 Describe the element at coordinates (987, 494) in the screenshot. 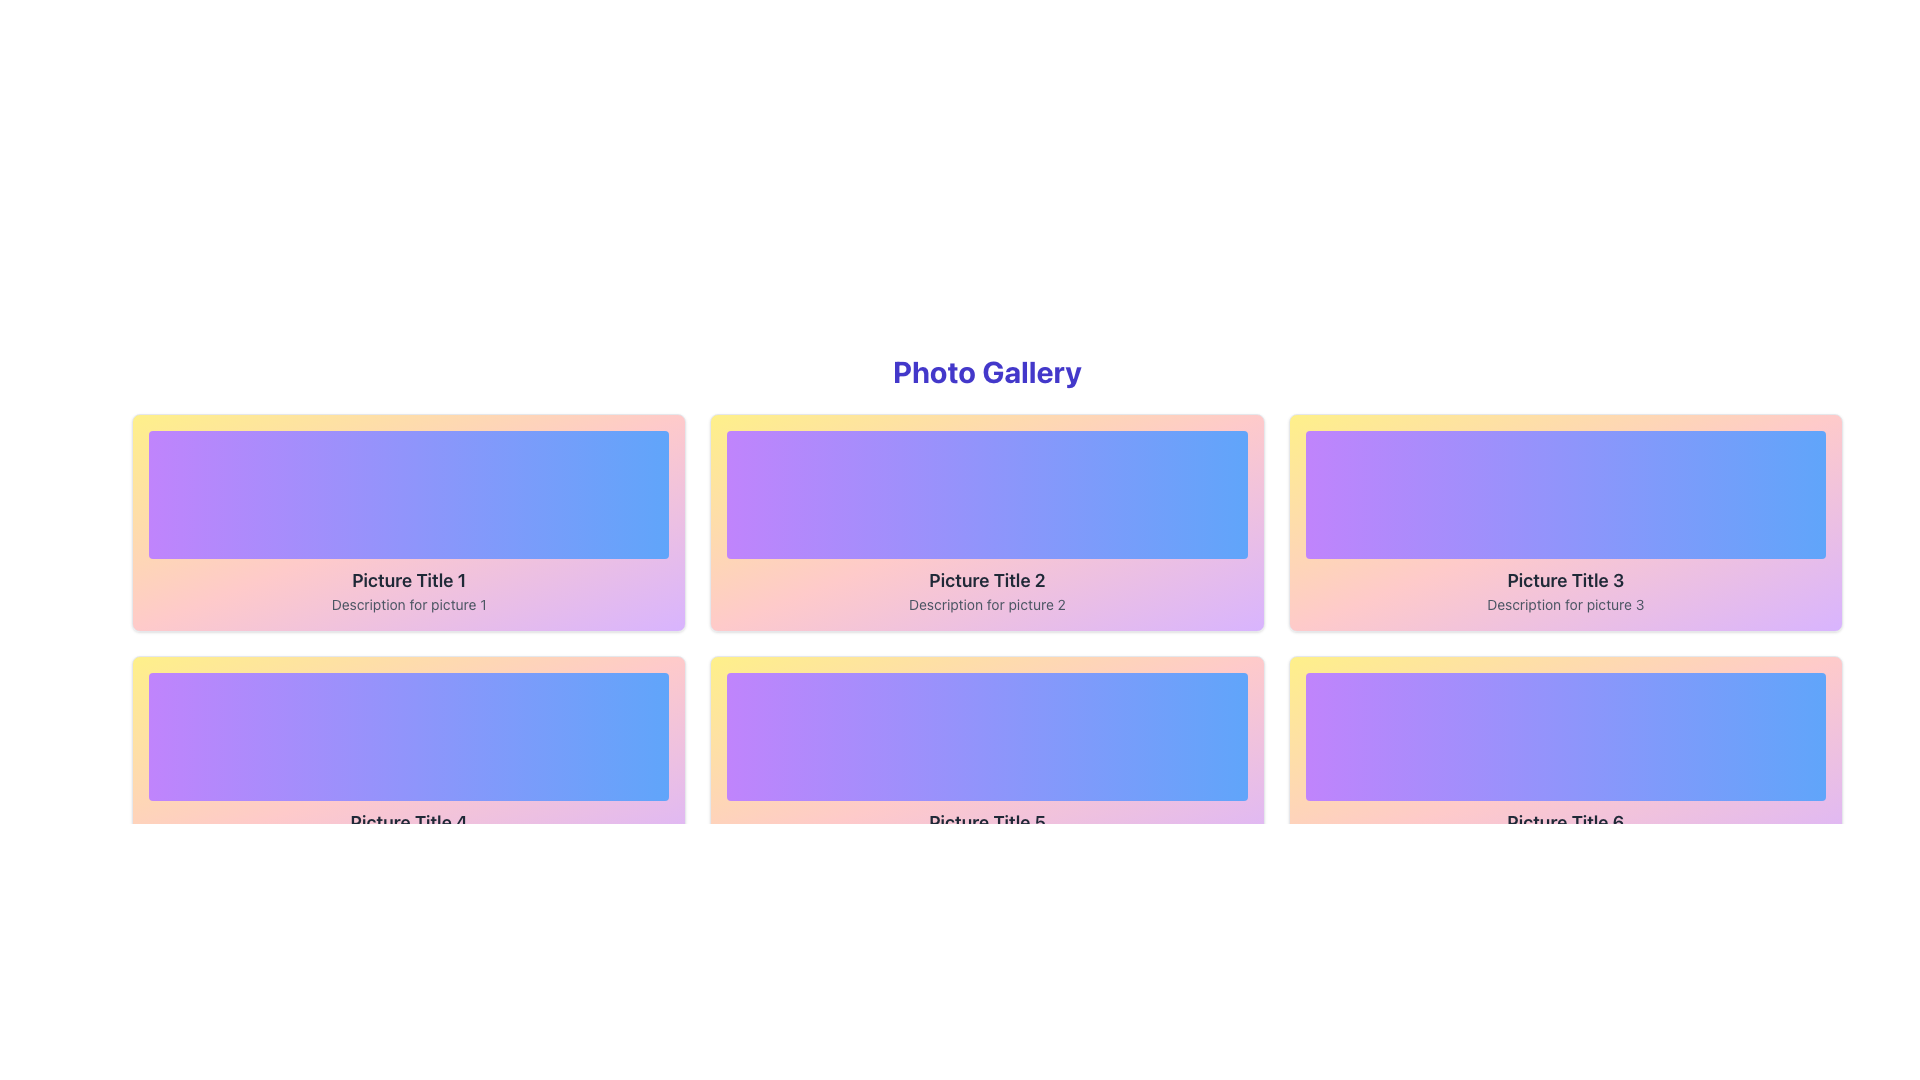

I see `the content box with a gradient background located at the top-center of the card labeled 'Picture Title 2' in the gallery layout` at that location.